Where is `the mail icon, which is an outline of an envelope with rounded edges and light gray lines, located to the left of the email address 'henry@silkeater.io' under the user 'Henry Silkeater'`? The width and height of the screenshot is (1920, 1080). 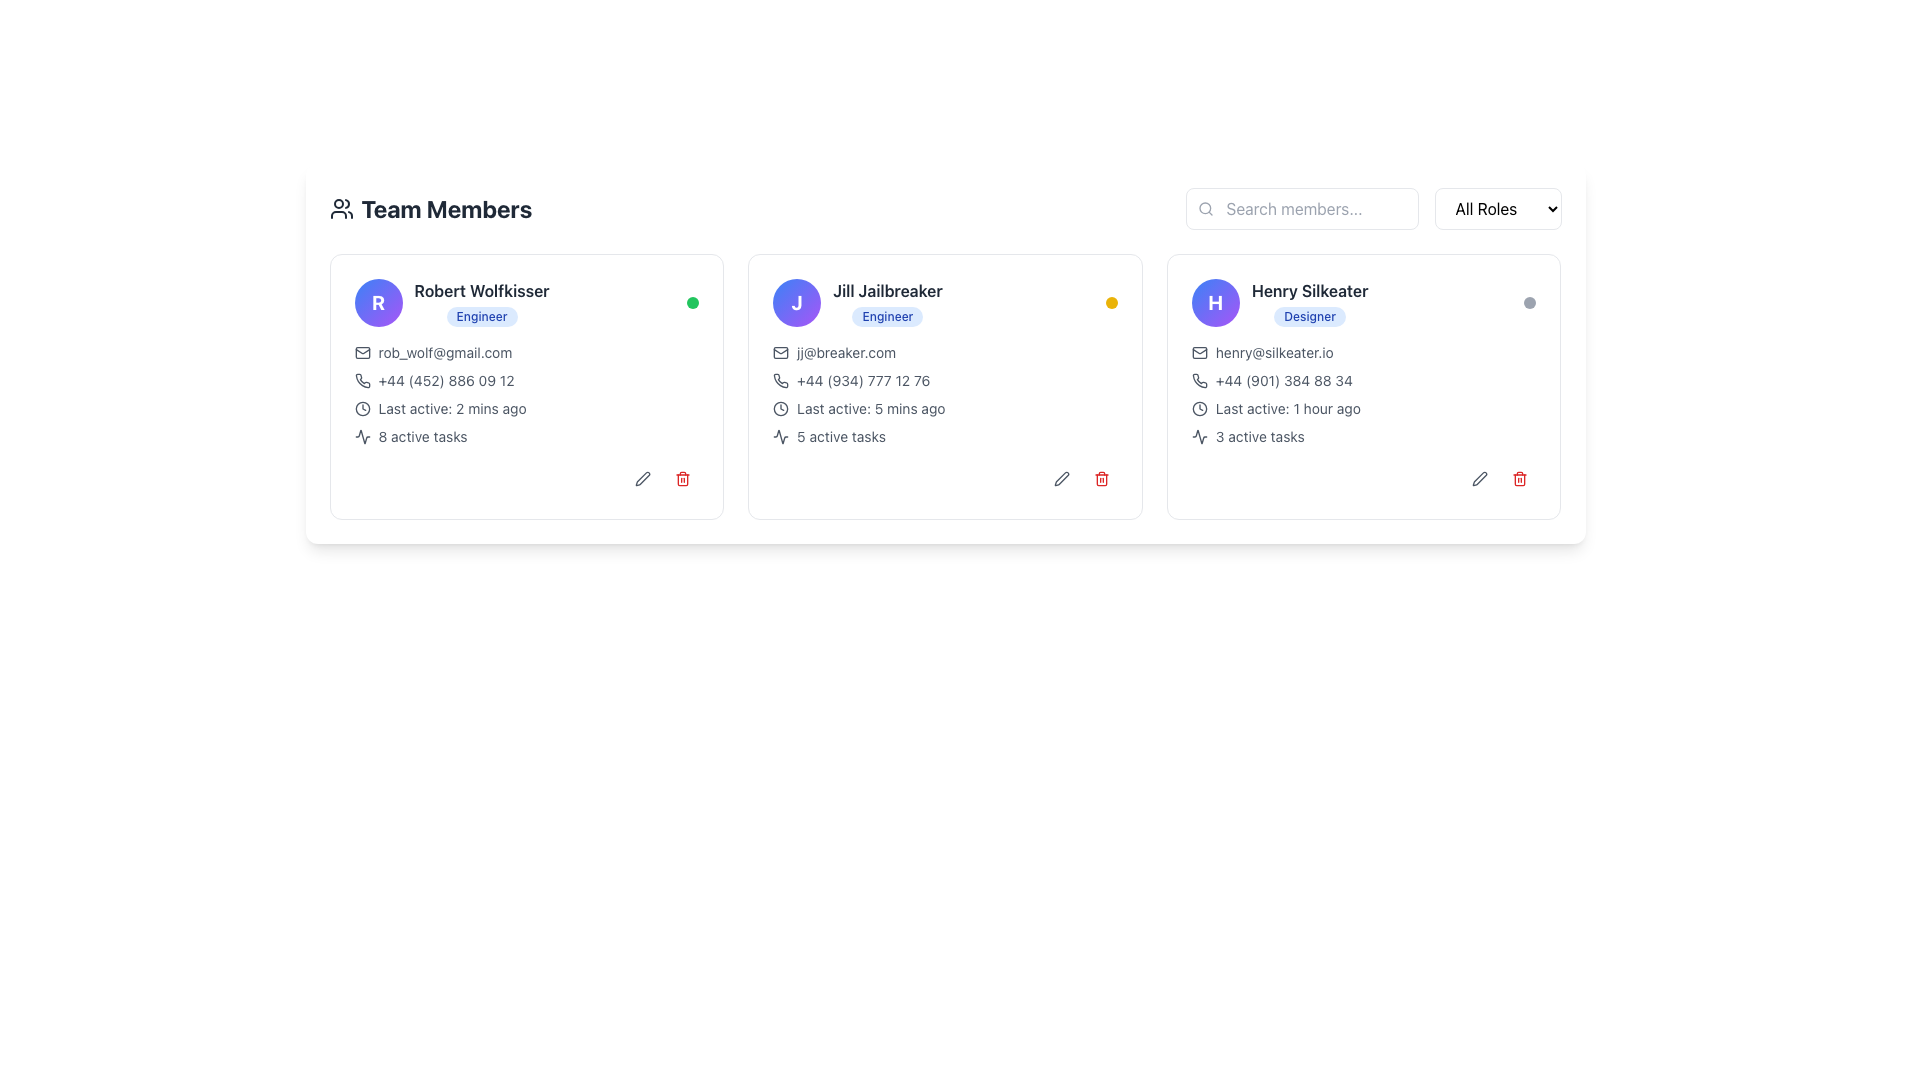
the mail icon, which is an outline of an envelope with rounded edges and light gray lines, located to the left of the email address 'henry@silkeater.io' under the user 'Henry Silkeater' is located at coordinates (1199, 352).